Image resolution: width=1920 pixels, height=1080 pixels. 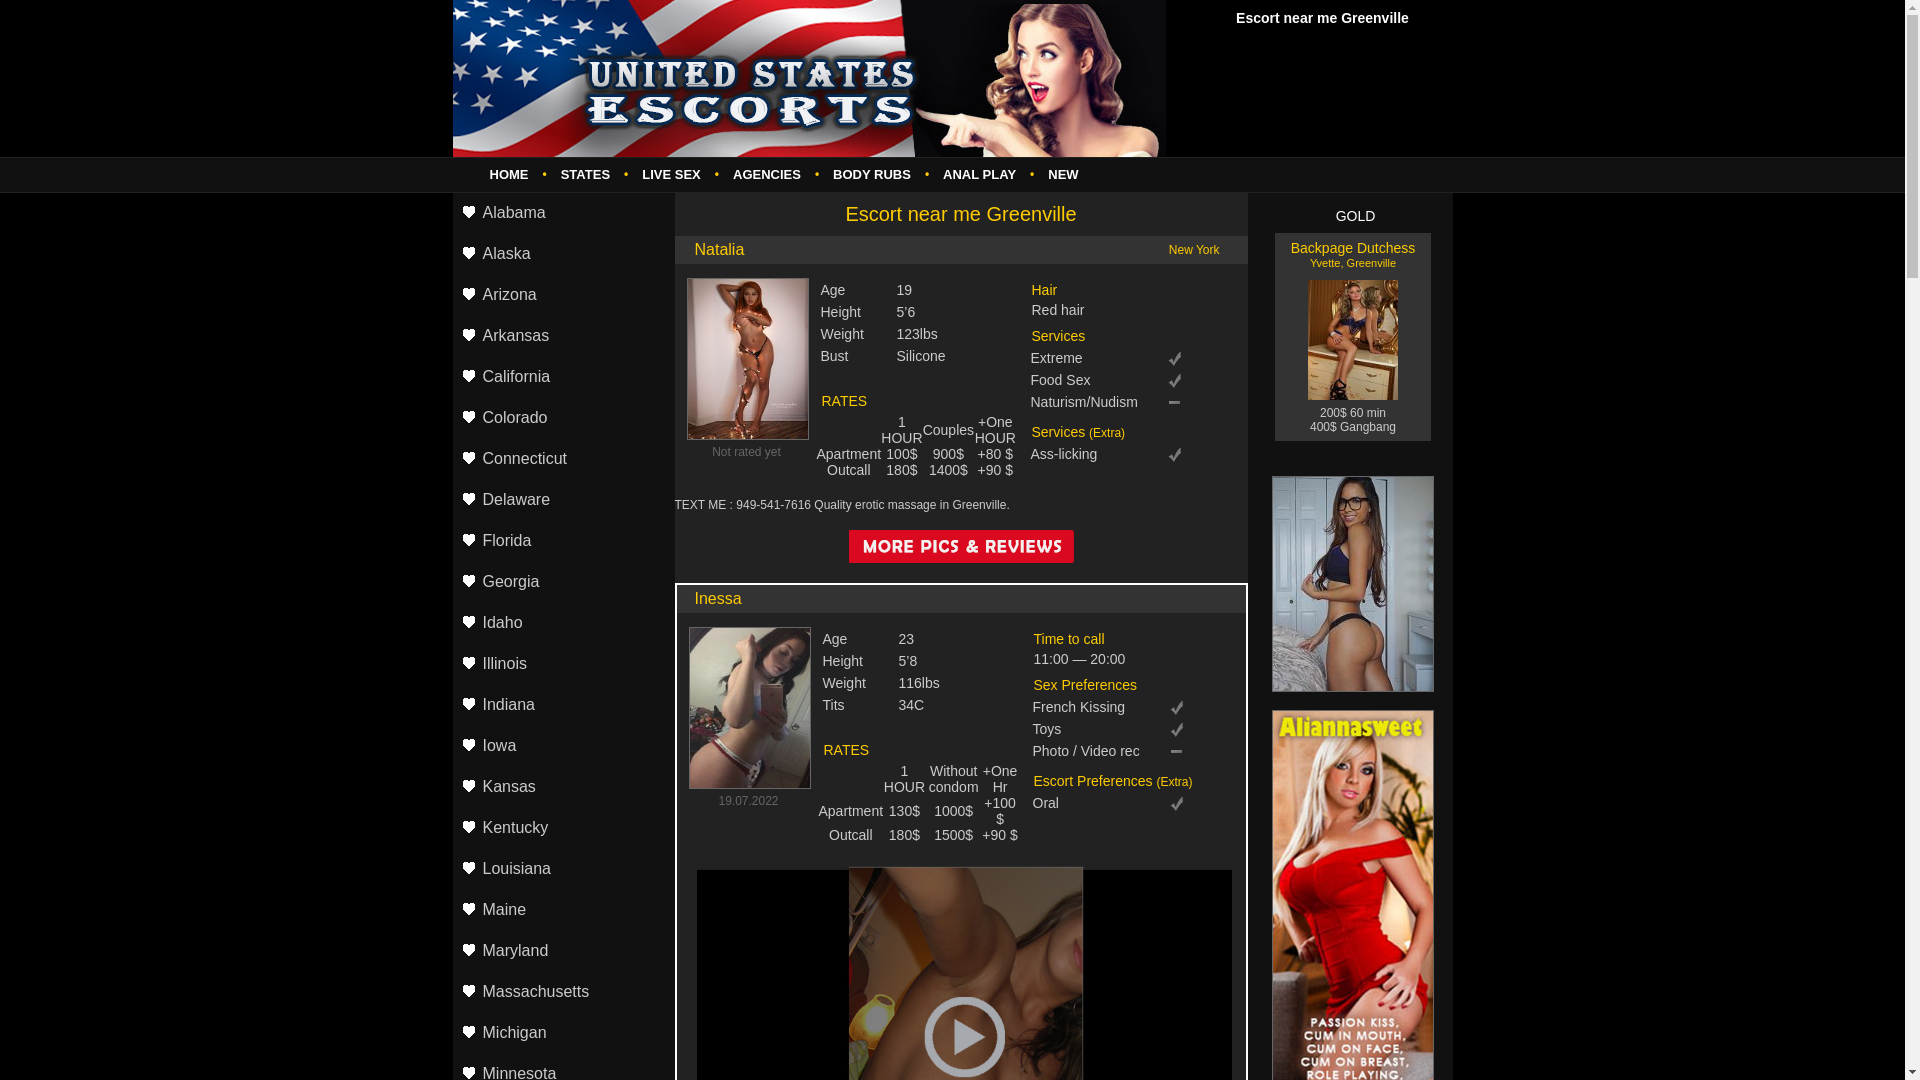 What do you see at coordinates (560, 622) in the screenshot?
I see `'Idaho'` at bounding box center [560, 622].